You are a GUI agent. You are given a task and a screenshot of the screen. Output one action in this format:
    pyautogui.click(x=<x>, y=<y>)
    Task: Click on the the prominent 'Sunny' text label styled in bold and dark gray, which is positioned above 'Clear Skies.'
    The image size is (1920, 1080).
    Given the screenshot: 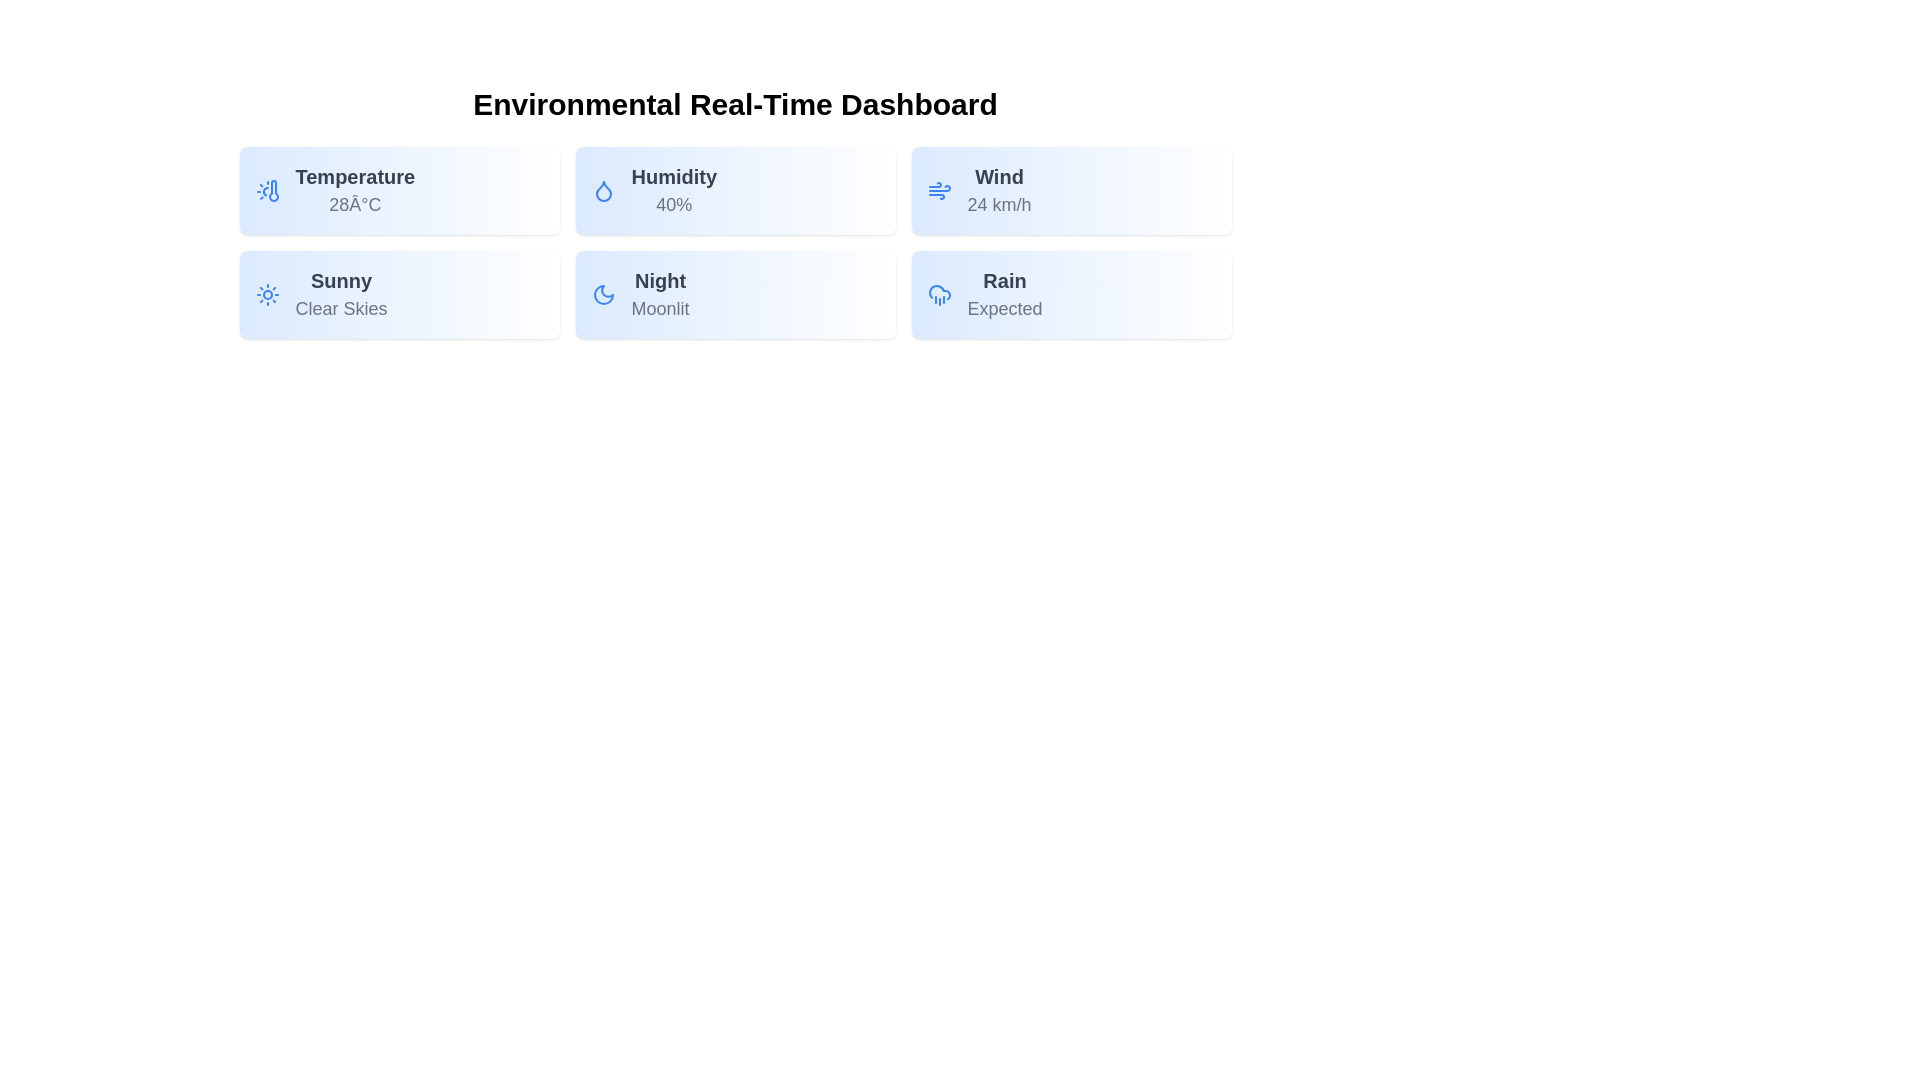 What is the action you would take?
    pyautogui.click(x=341, y=281)
    